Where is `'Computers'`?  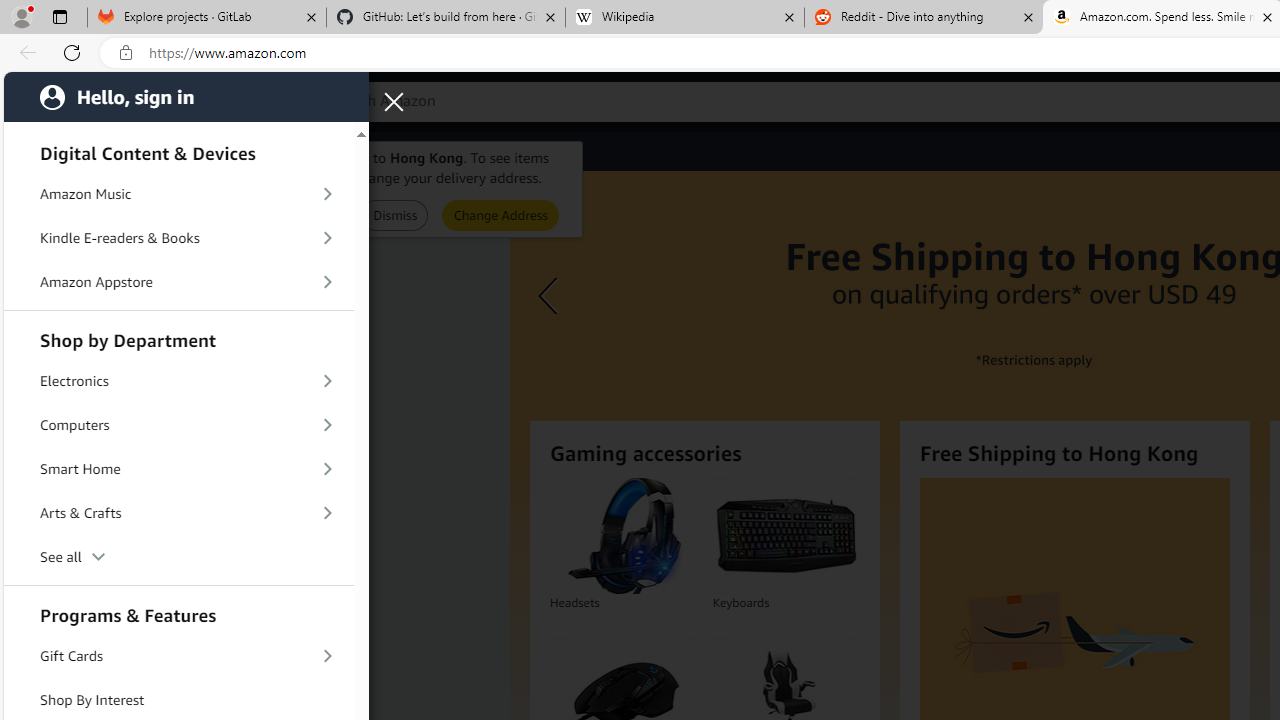
'Computers' is located at coordinates (179, 424).